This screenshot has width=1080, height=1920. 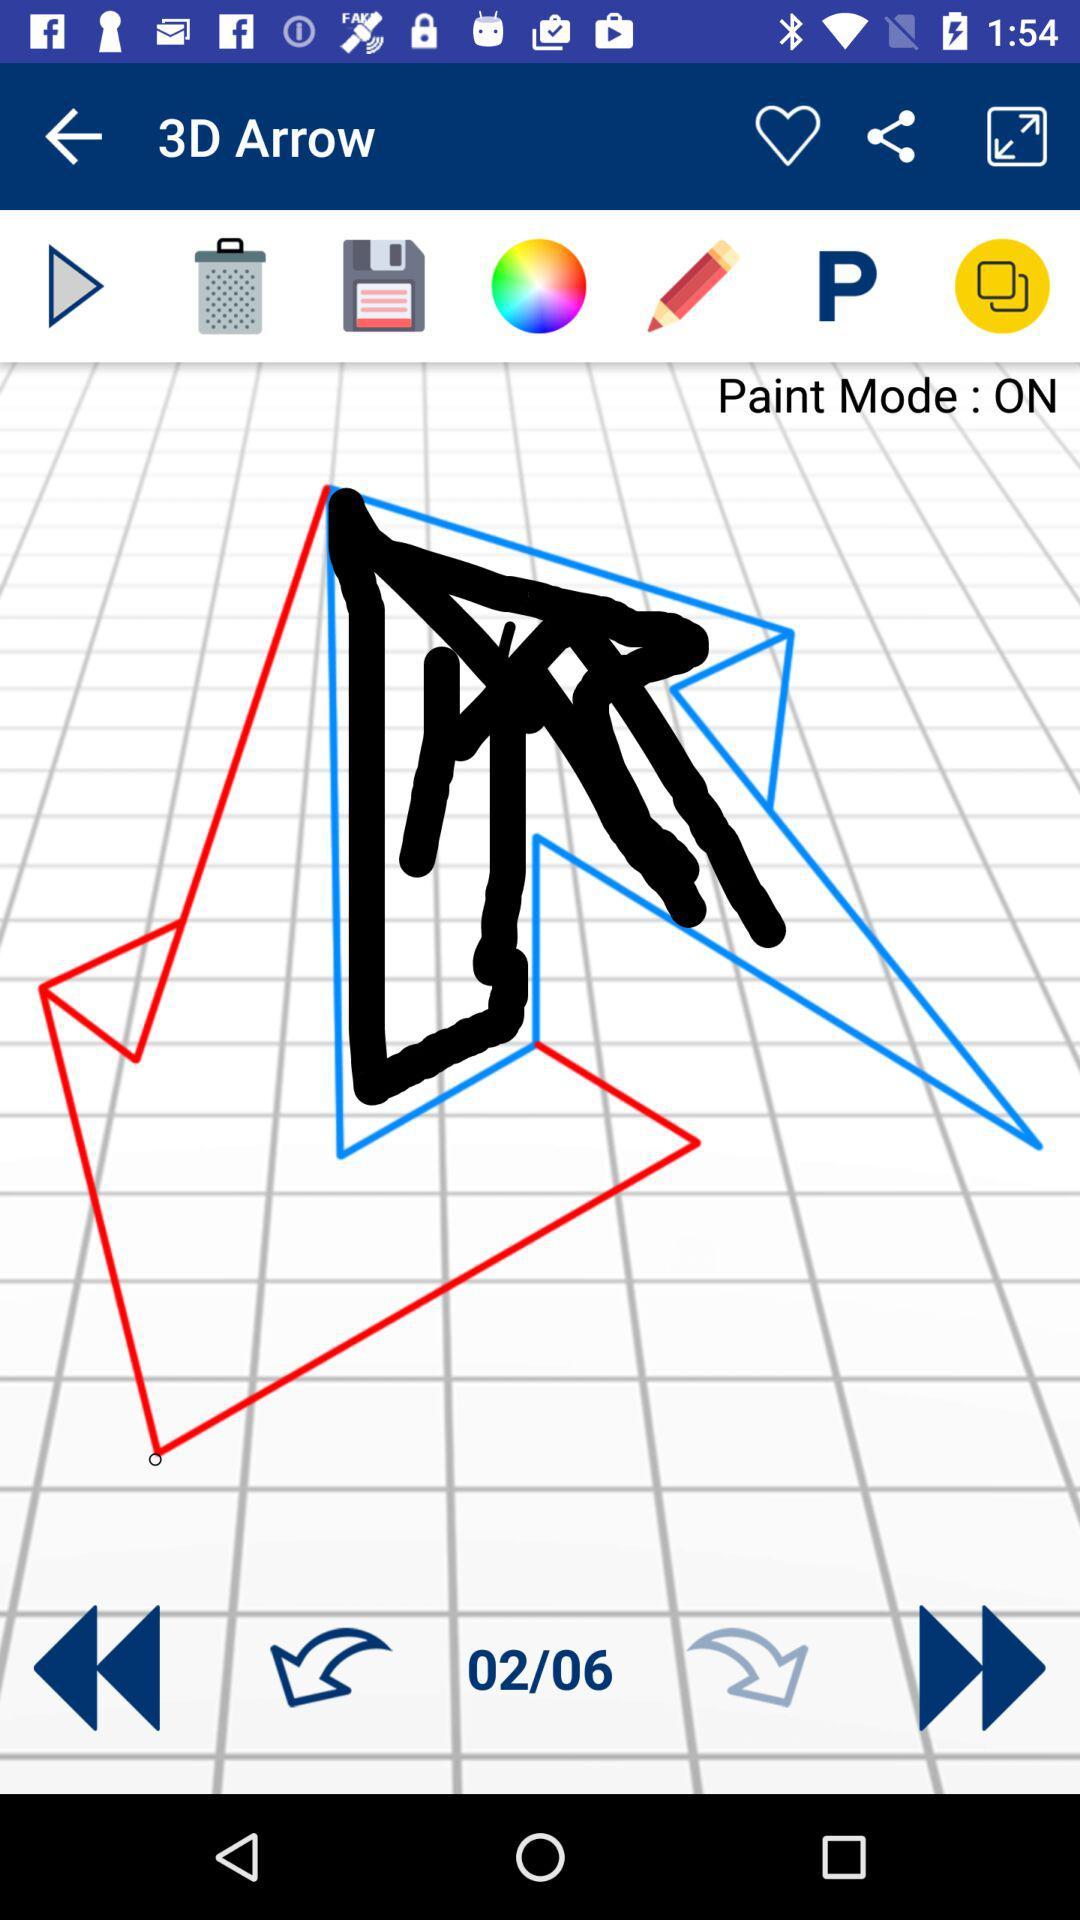 I want to click on like button, so click(x=786, y=135).